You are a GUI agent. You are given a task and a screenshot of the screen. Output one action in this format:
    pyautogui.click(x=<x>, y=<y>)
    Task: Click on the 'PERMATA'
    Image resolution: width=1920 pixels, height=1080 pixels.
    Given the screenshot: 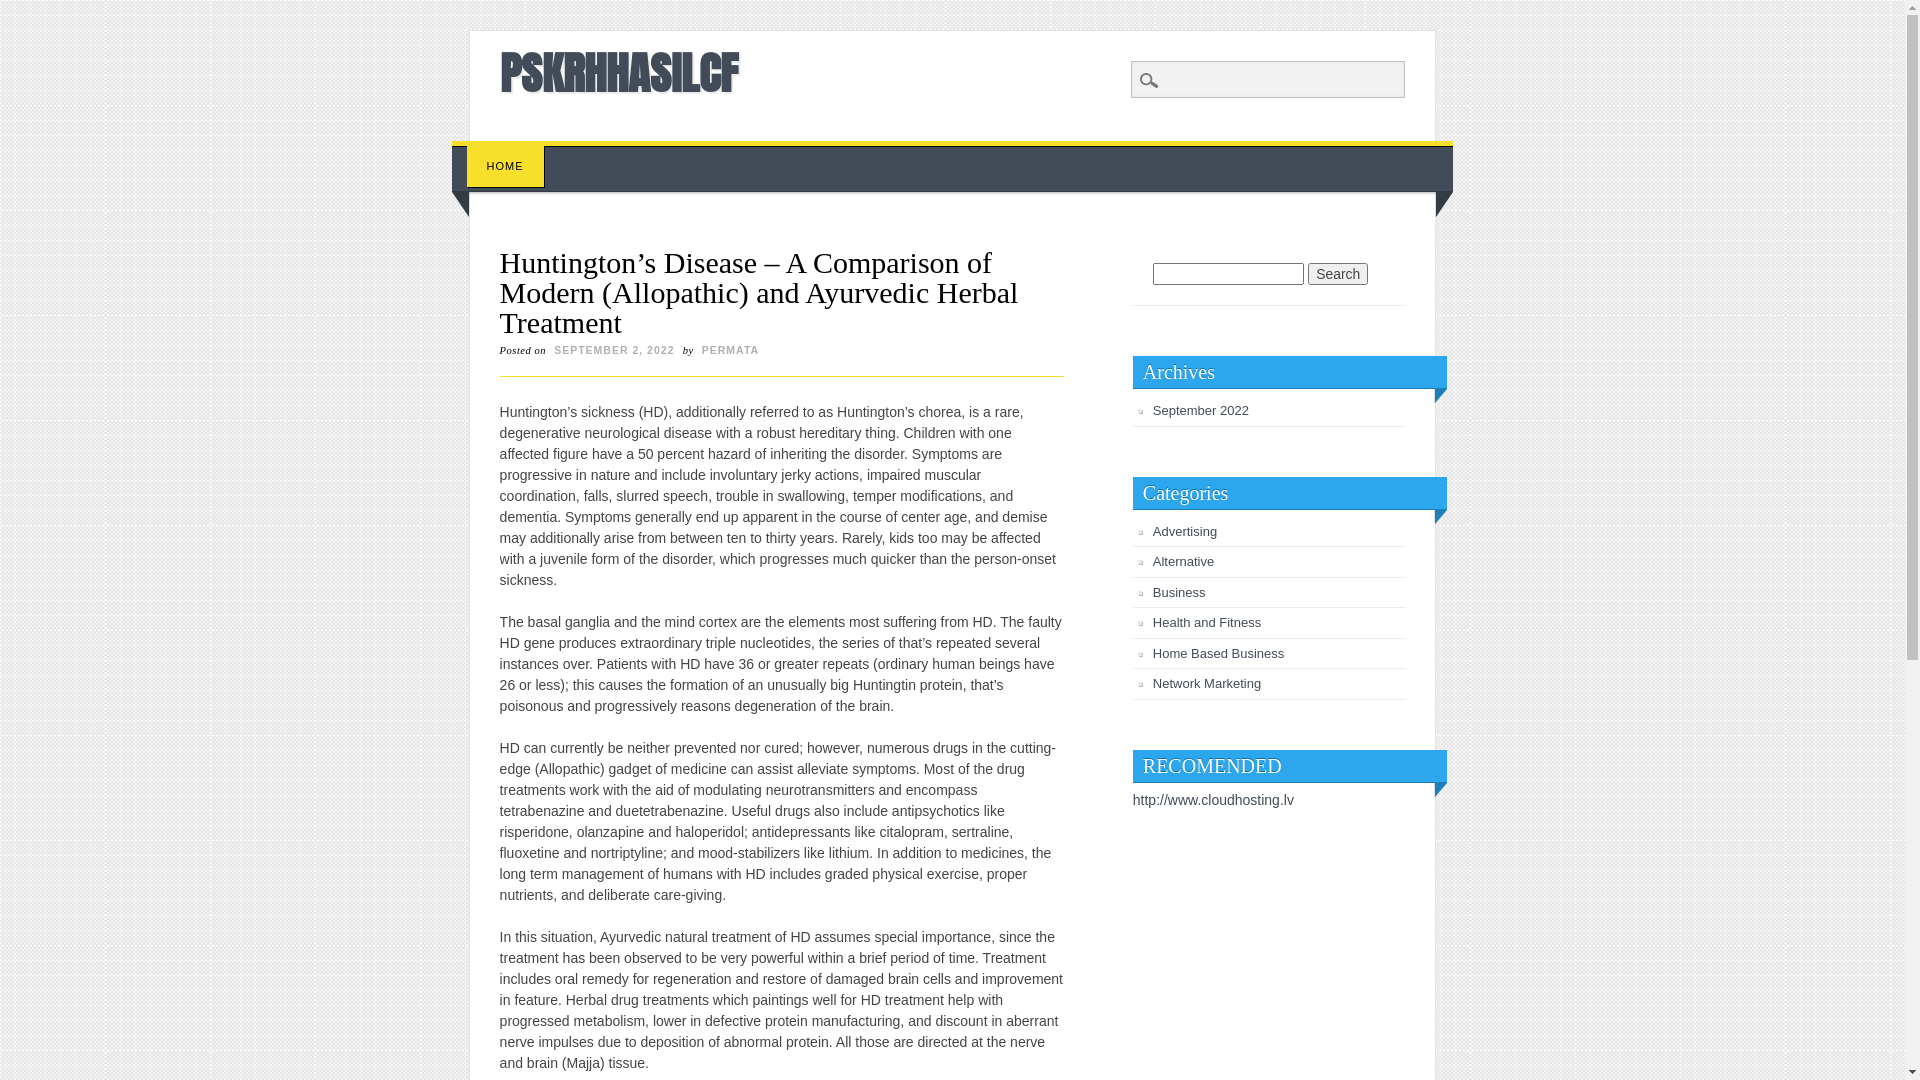 What is the action you would take?
    pyautogui.click(x=729, y=349)
    